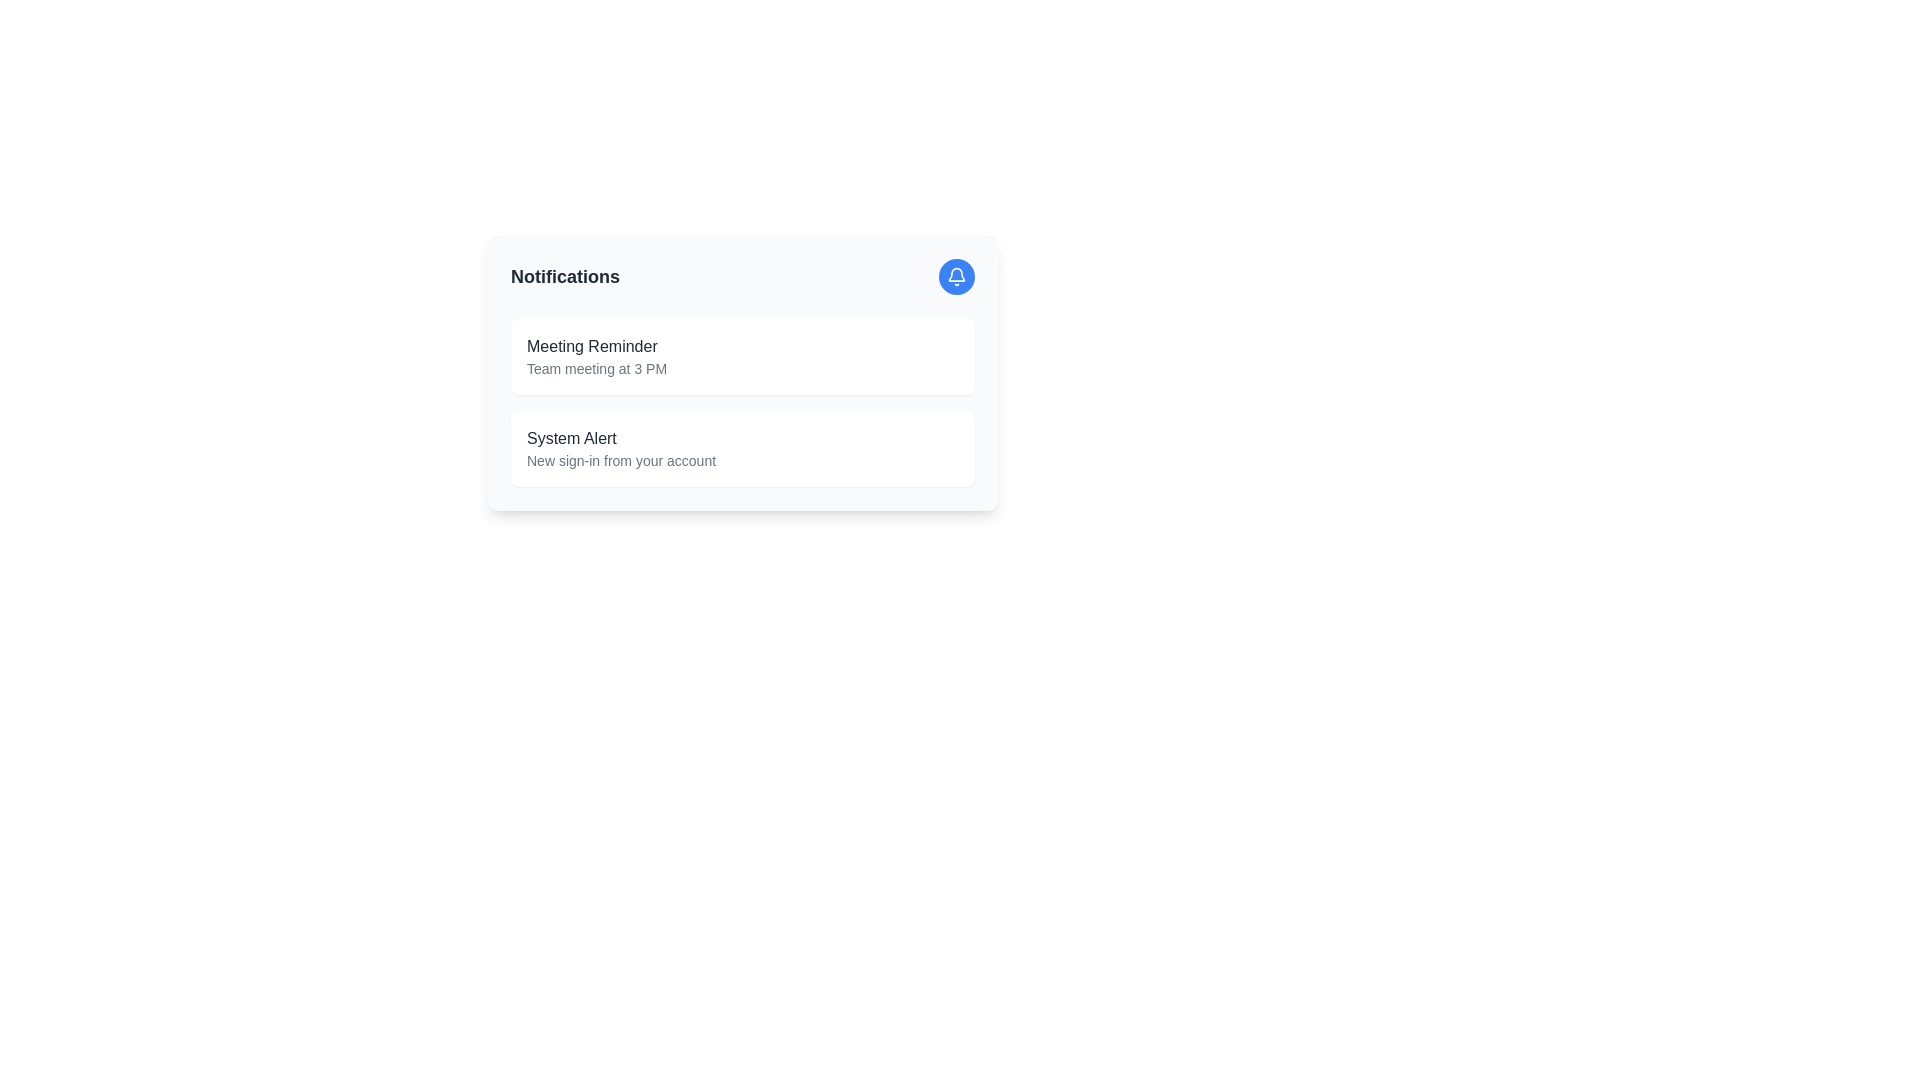 Image resolution: width=1920 pixels, height=1080 pixels. Describe the element at coordinates (955, 274) in the screenshot. I see `the bell-shaped notification icon located in the top-right corner of the notification card next to the title 'Notifications' to interact` at that location.